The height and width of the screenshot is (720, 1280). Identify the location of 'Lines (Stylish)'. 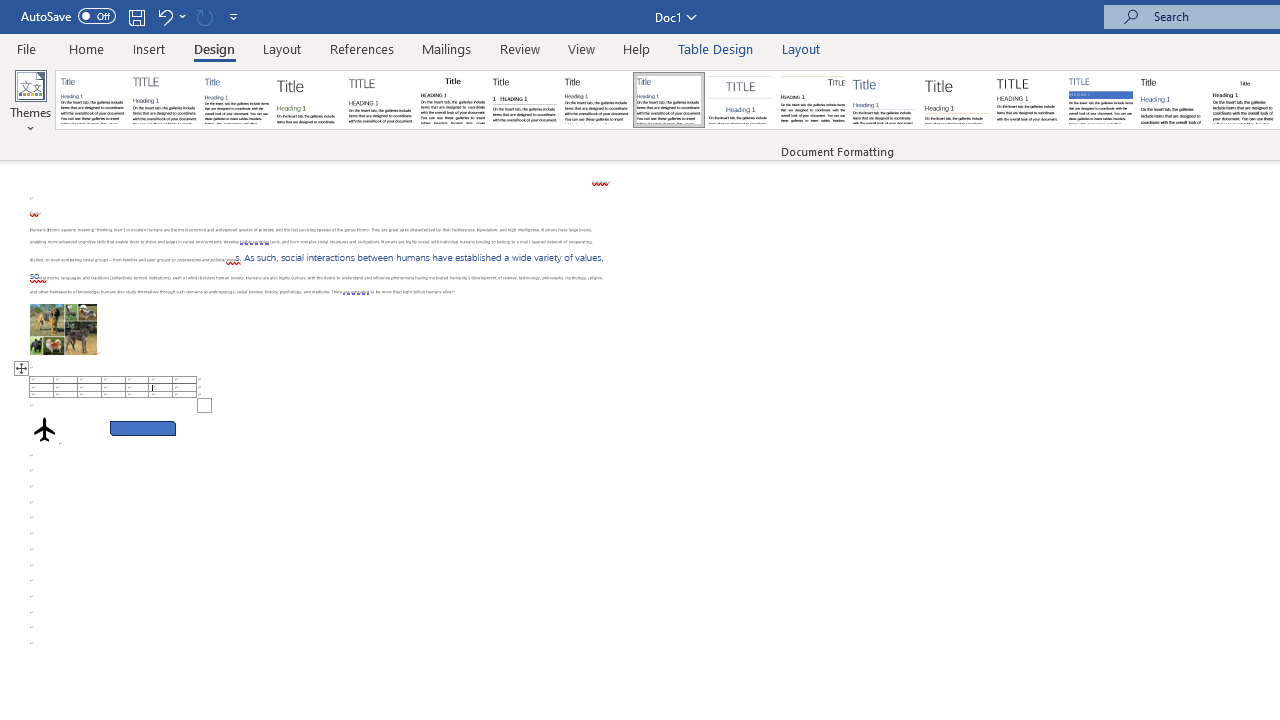
(956, 100).